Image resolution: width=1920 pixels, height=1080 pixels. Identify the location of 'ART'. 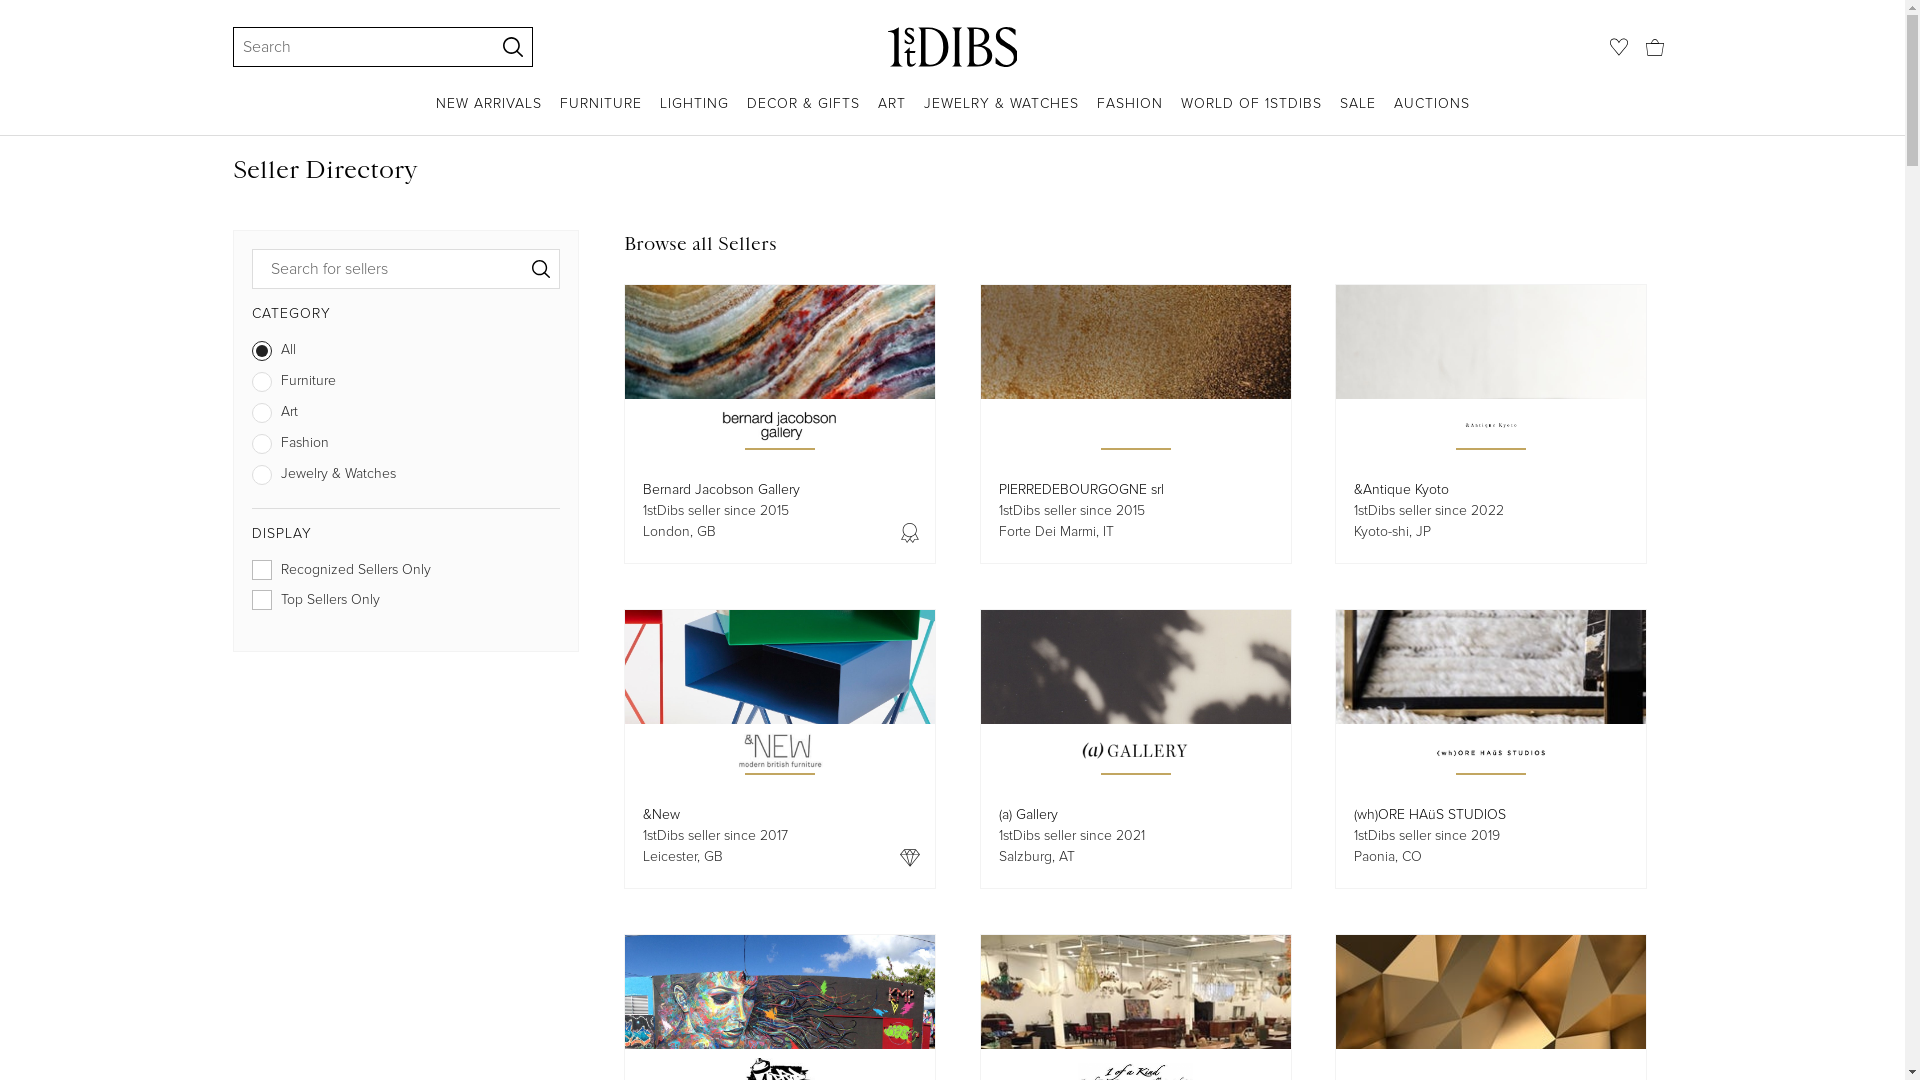
(891, 114).